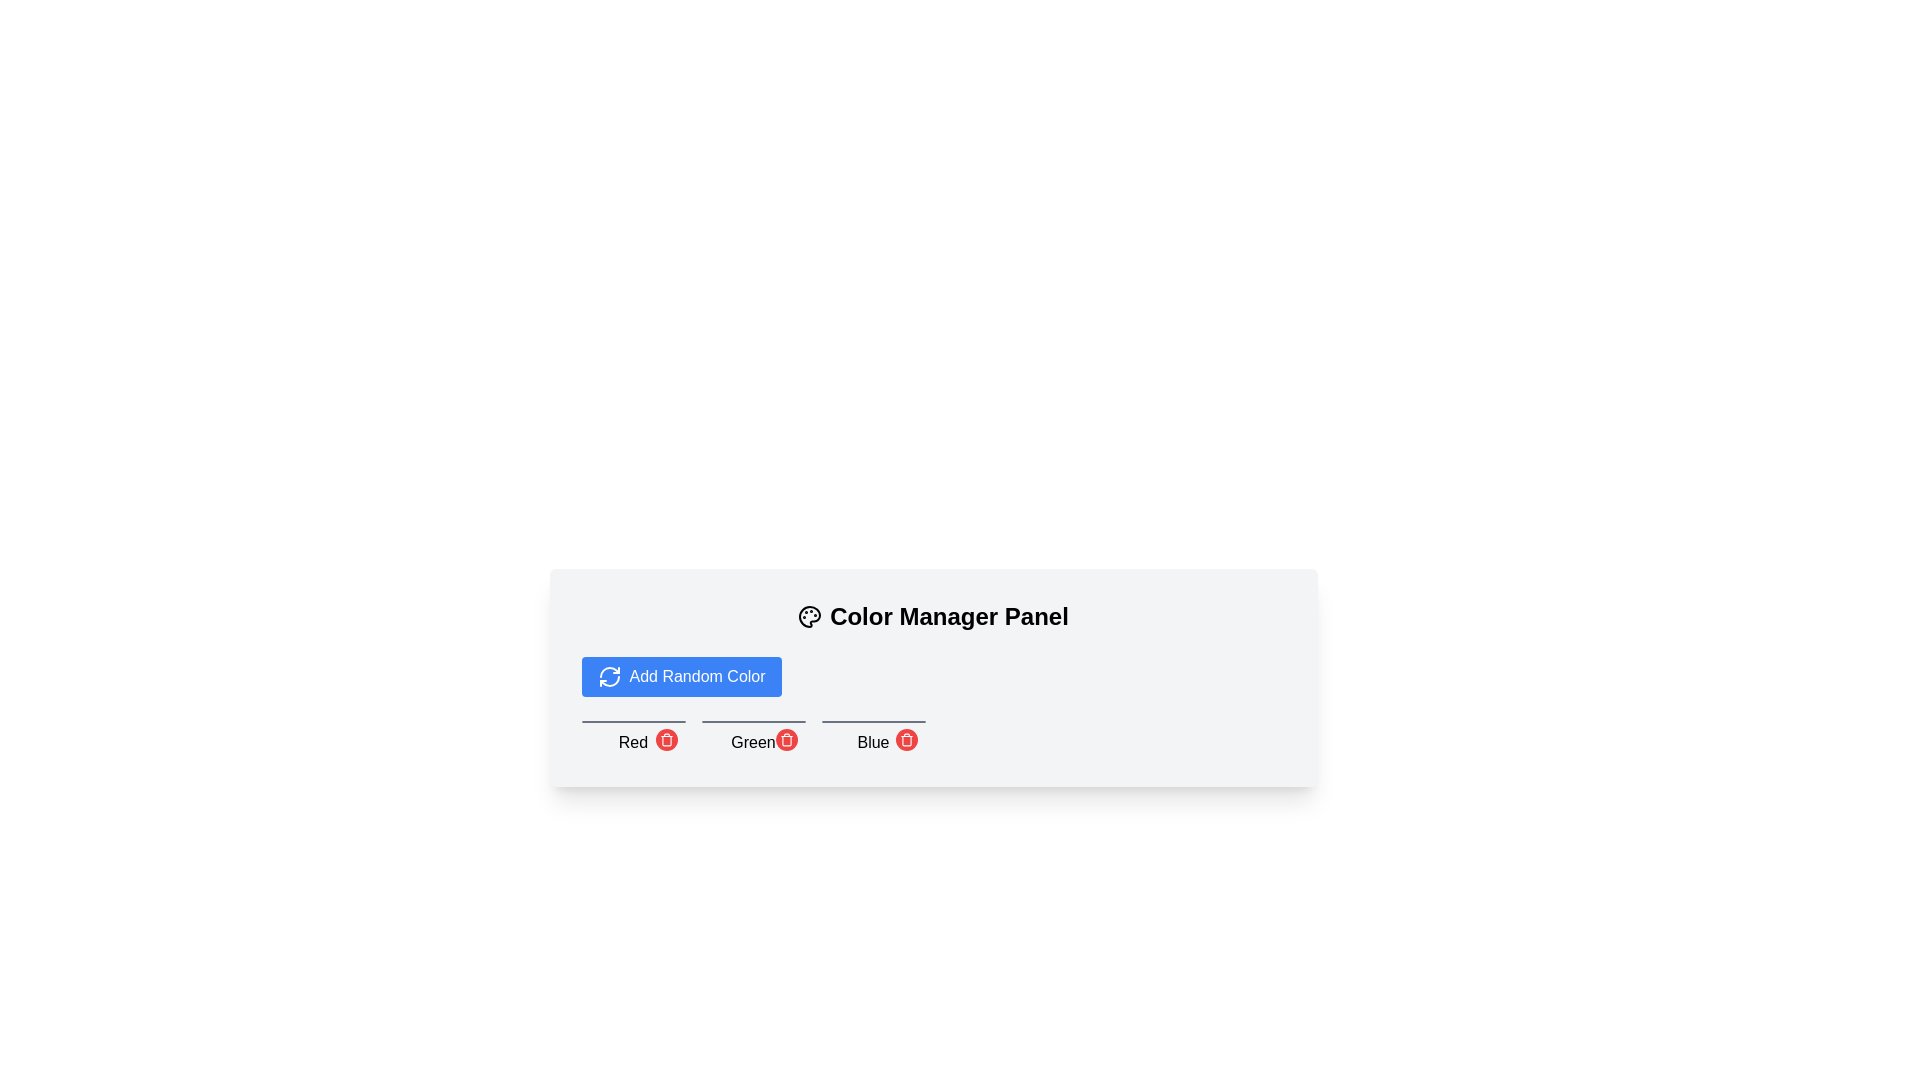  I want to click on keyboard navigation, so click(905, 741).